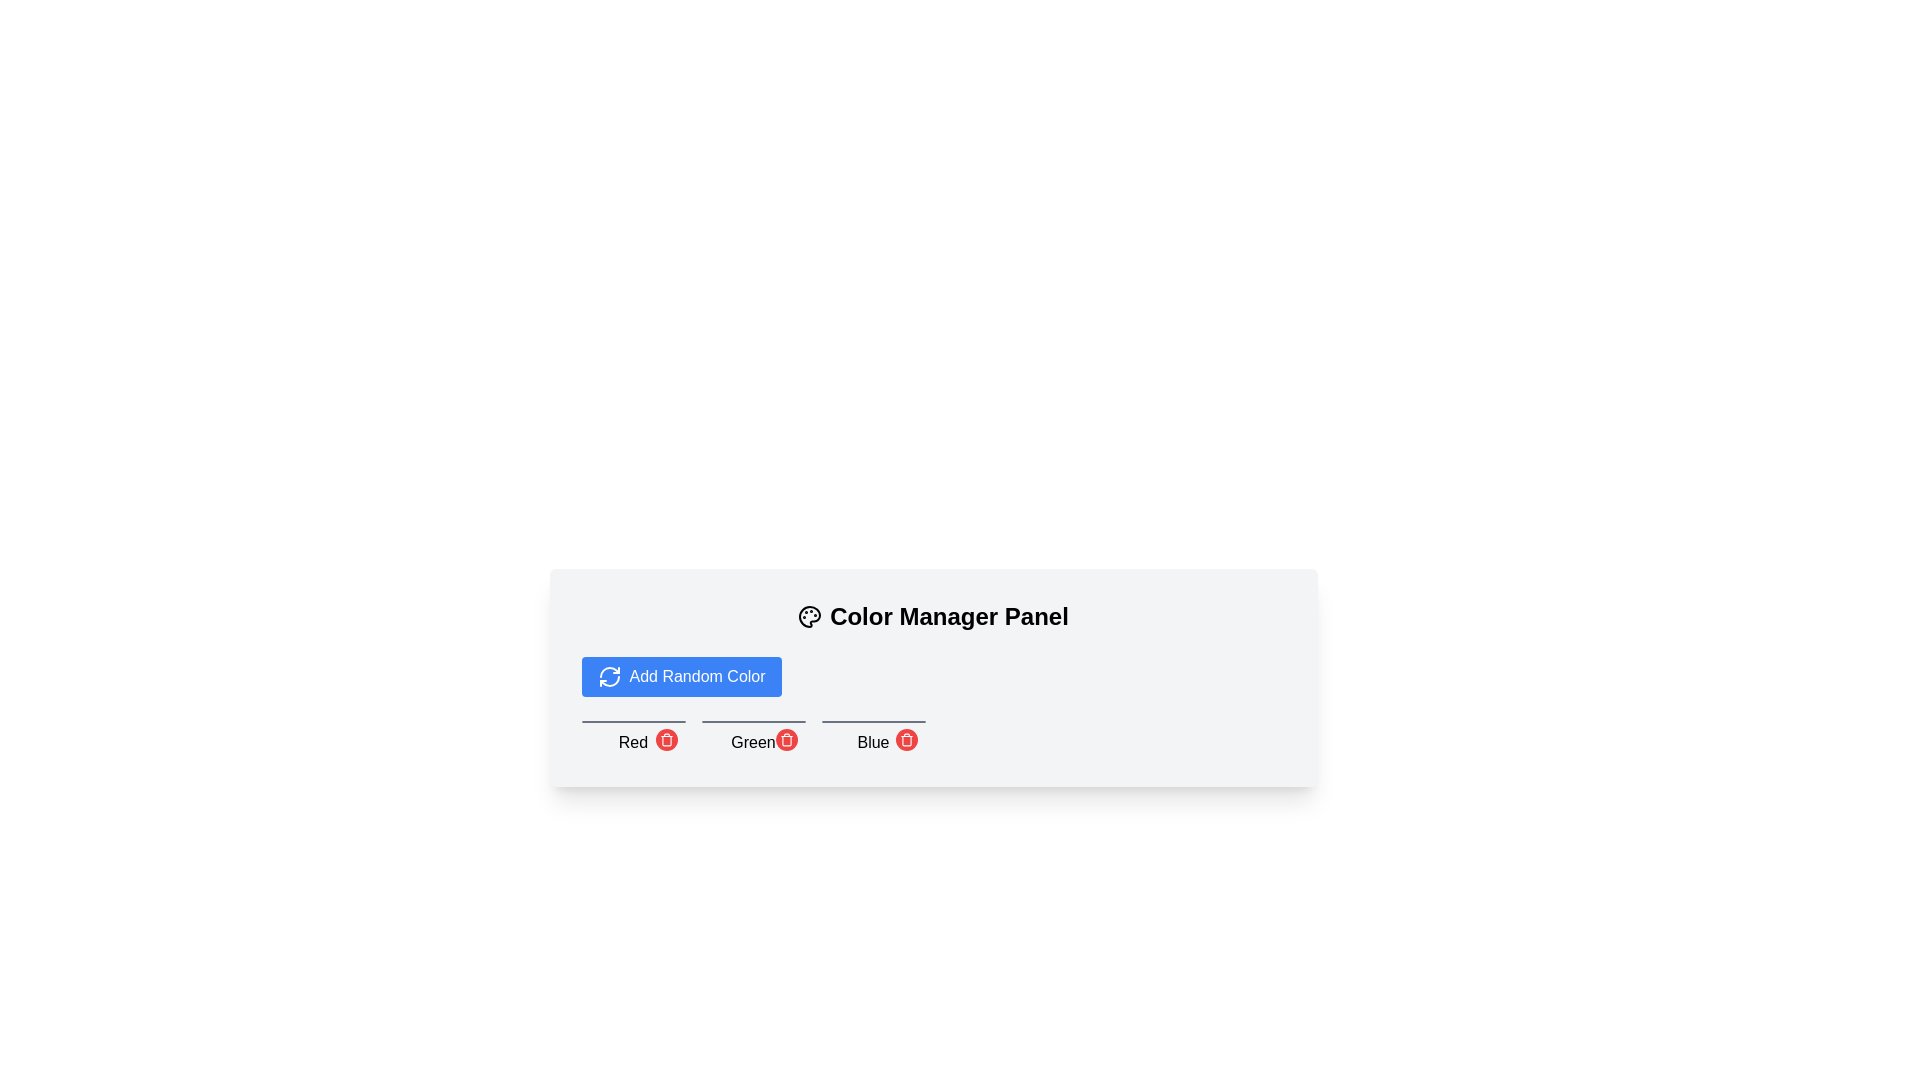  I want to click on keyboard navigation, so click(905, 741).